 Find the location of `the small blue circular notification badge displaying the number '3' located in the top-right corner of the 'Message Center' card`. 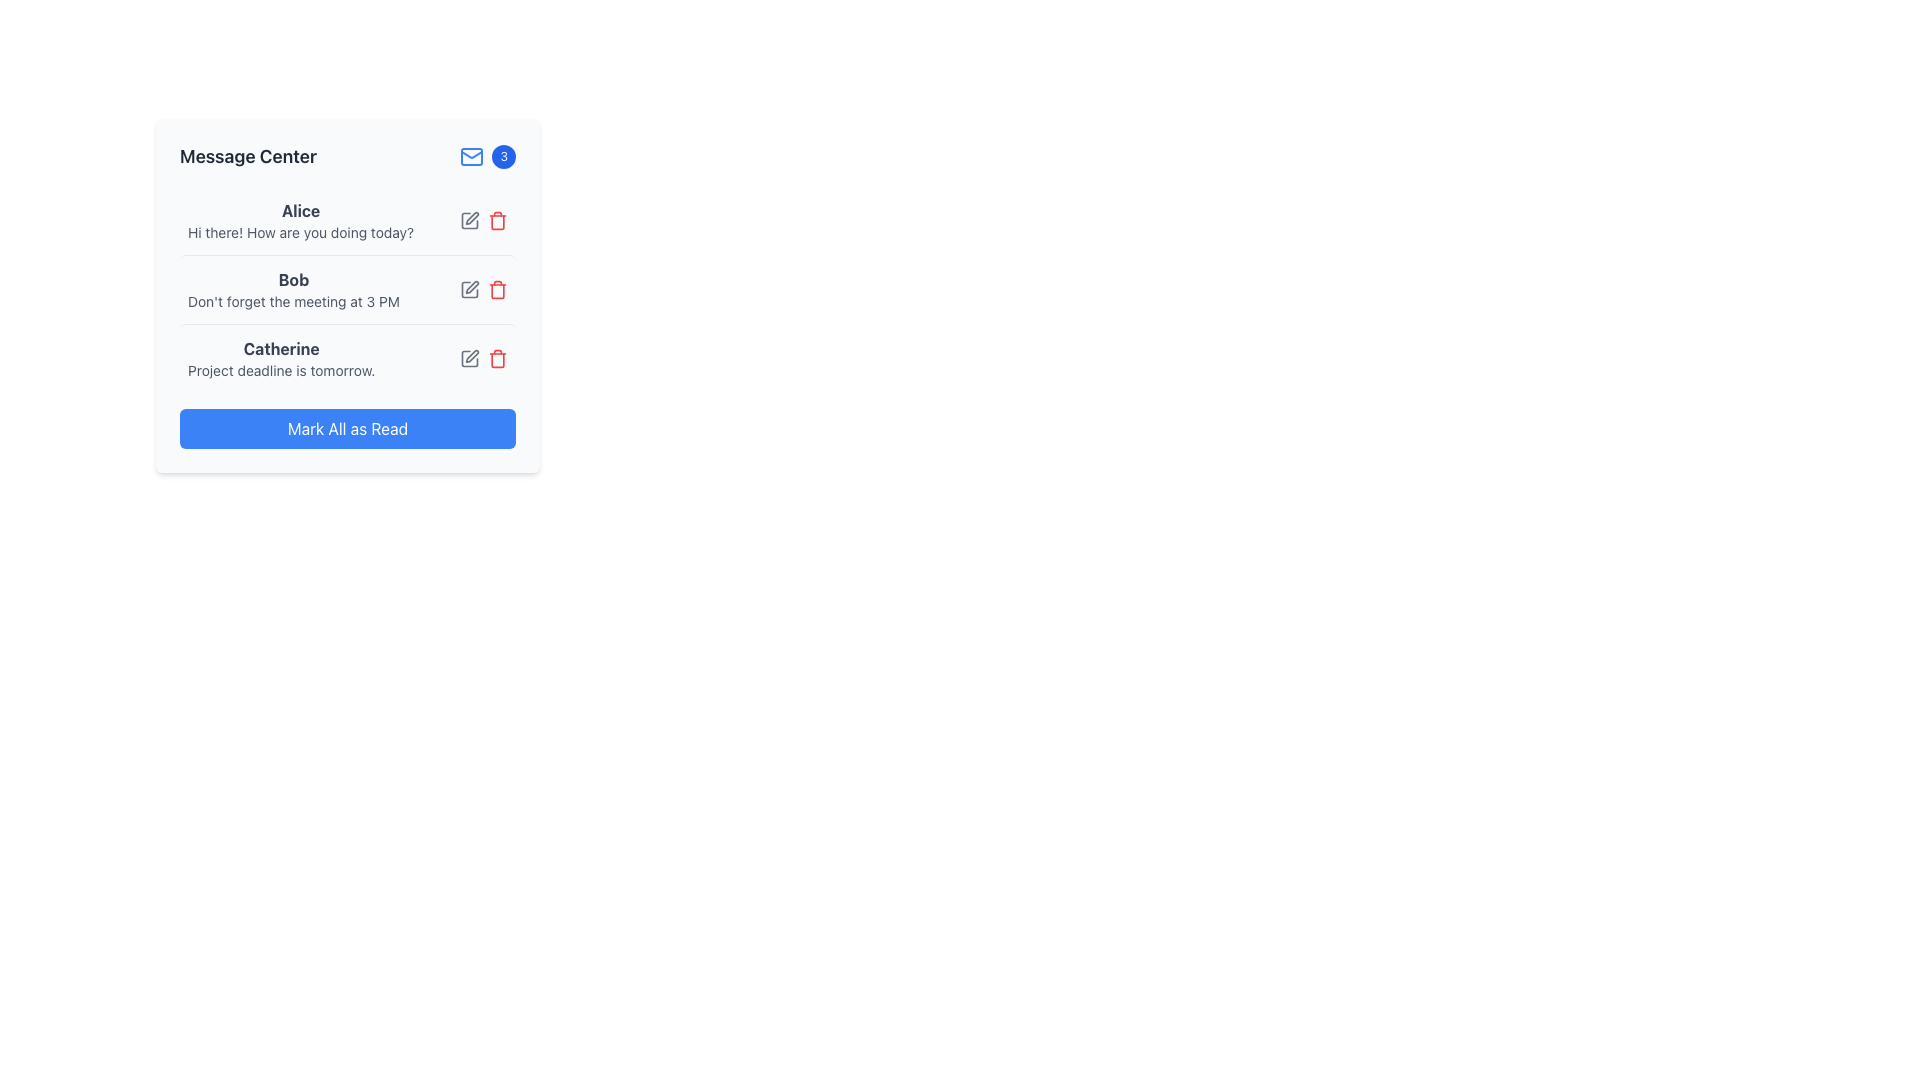

the small blue circular notification badge displaying the number '3' located in the top-right corner of the 'Message Center' card is located at coordinates (504, 156).